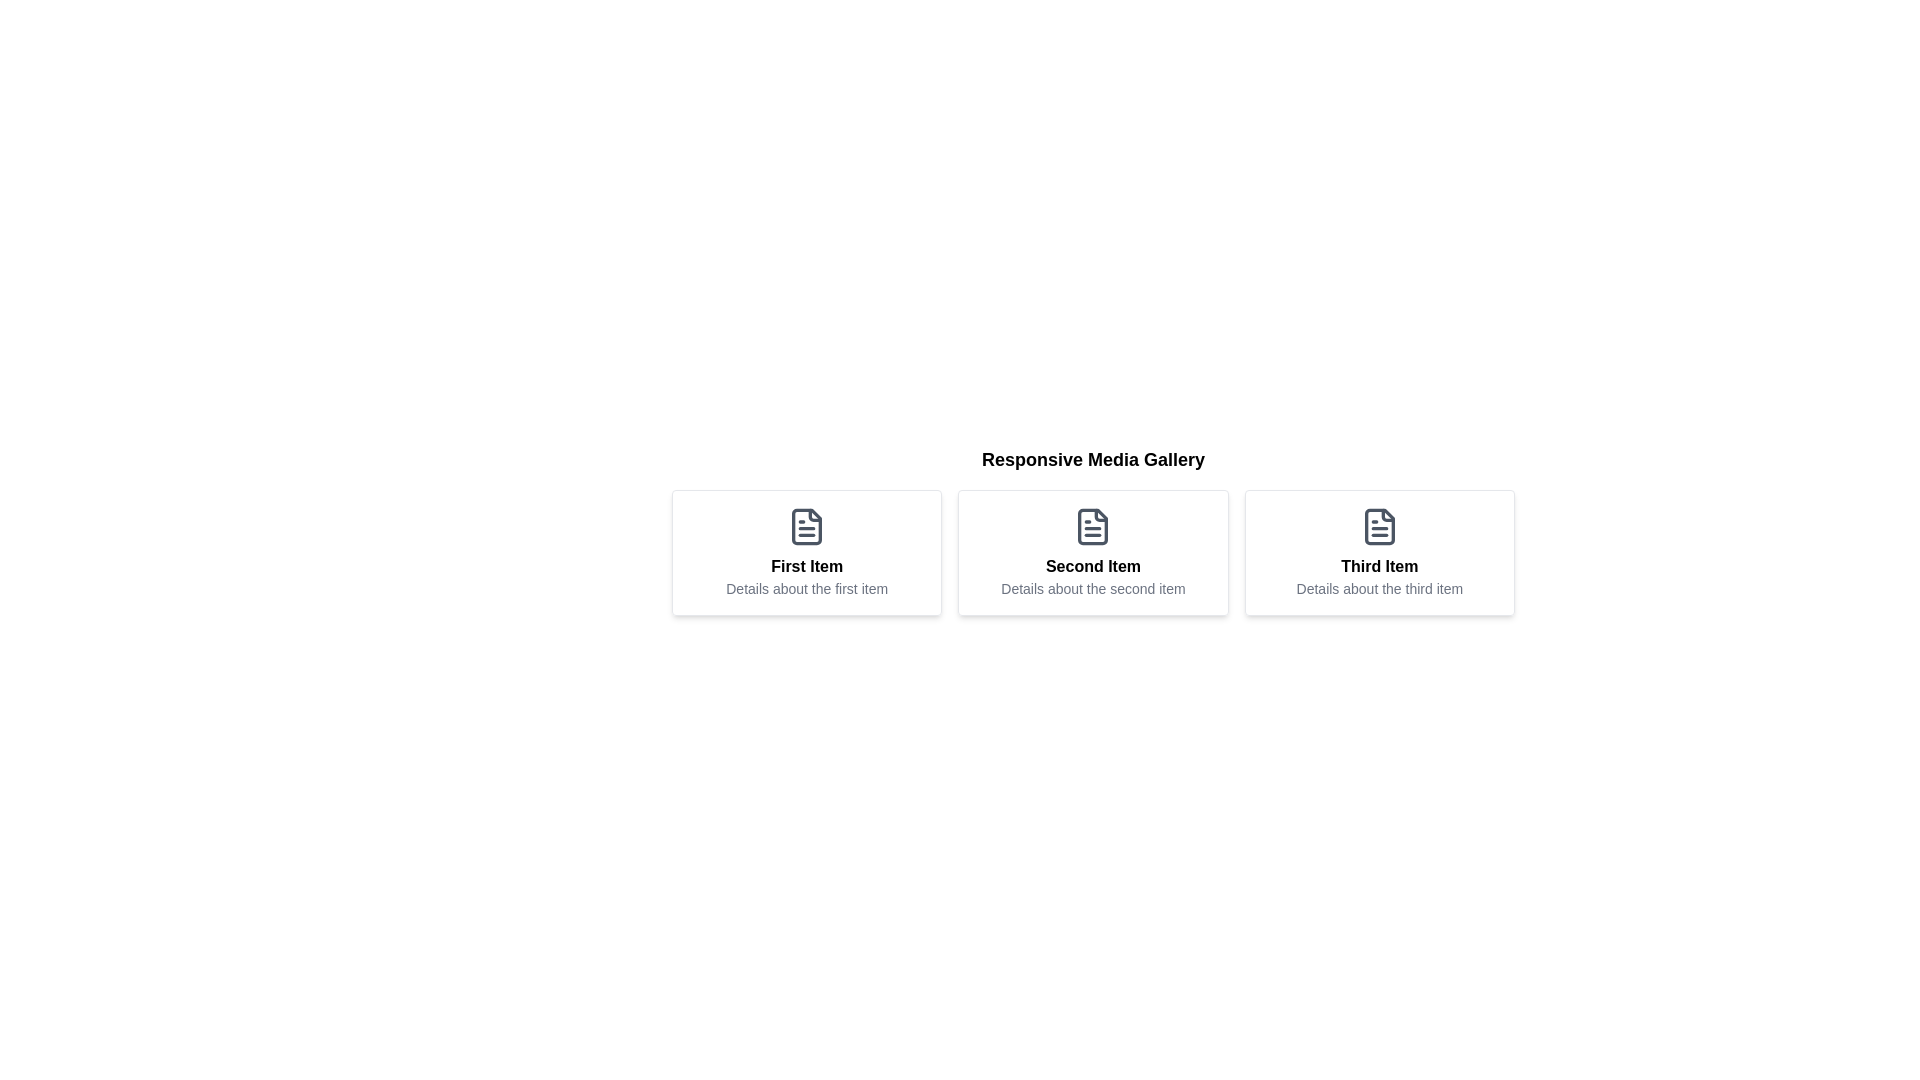 The height and width of the screenshot is (1080, 1920). What do you see at coordinates (1378, 526) in the screenshot?
I see `the SVG icon resembling a document with three horizontal lines, located at the center top of the card titled 'Third Item'` at bounding box center [1378, 526].